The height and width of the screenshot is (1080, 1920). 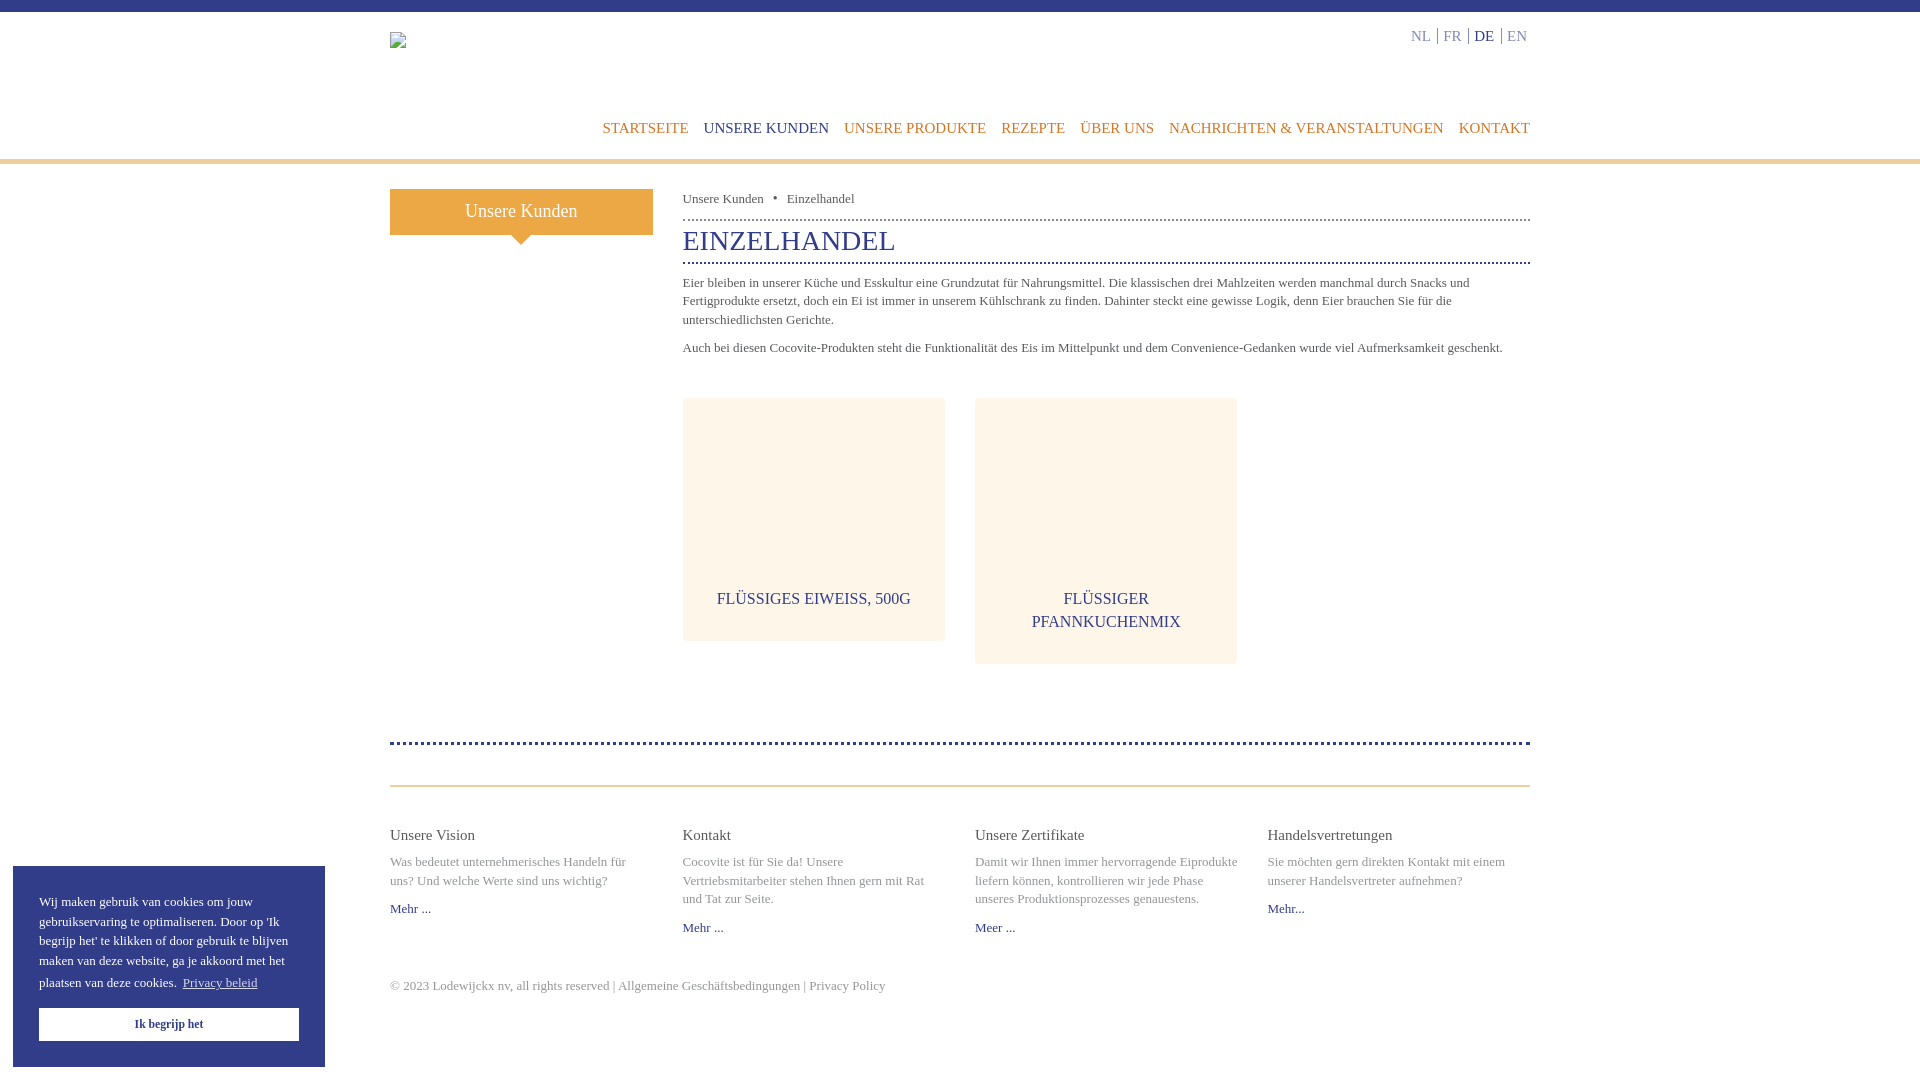 I want to click on 'DE', so click(x=1473, y=35).